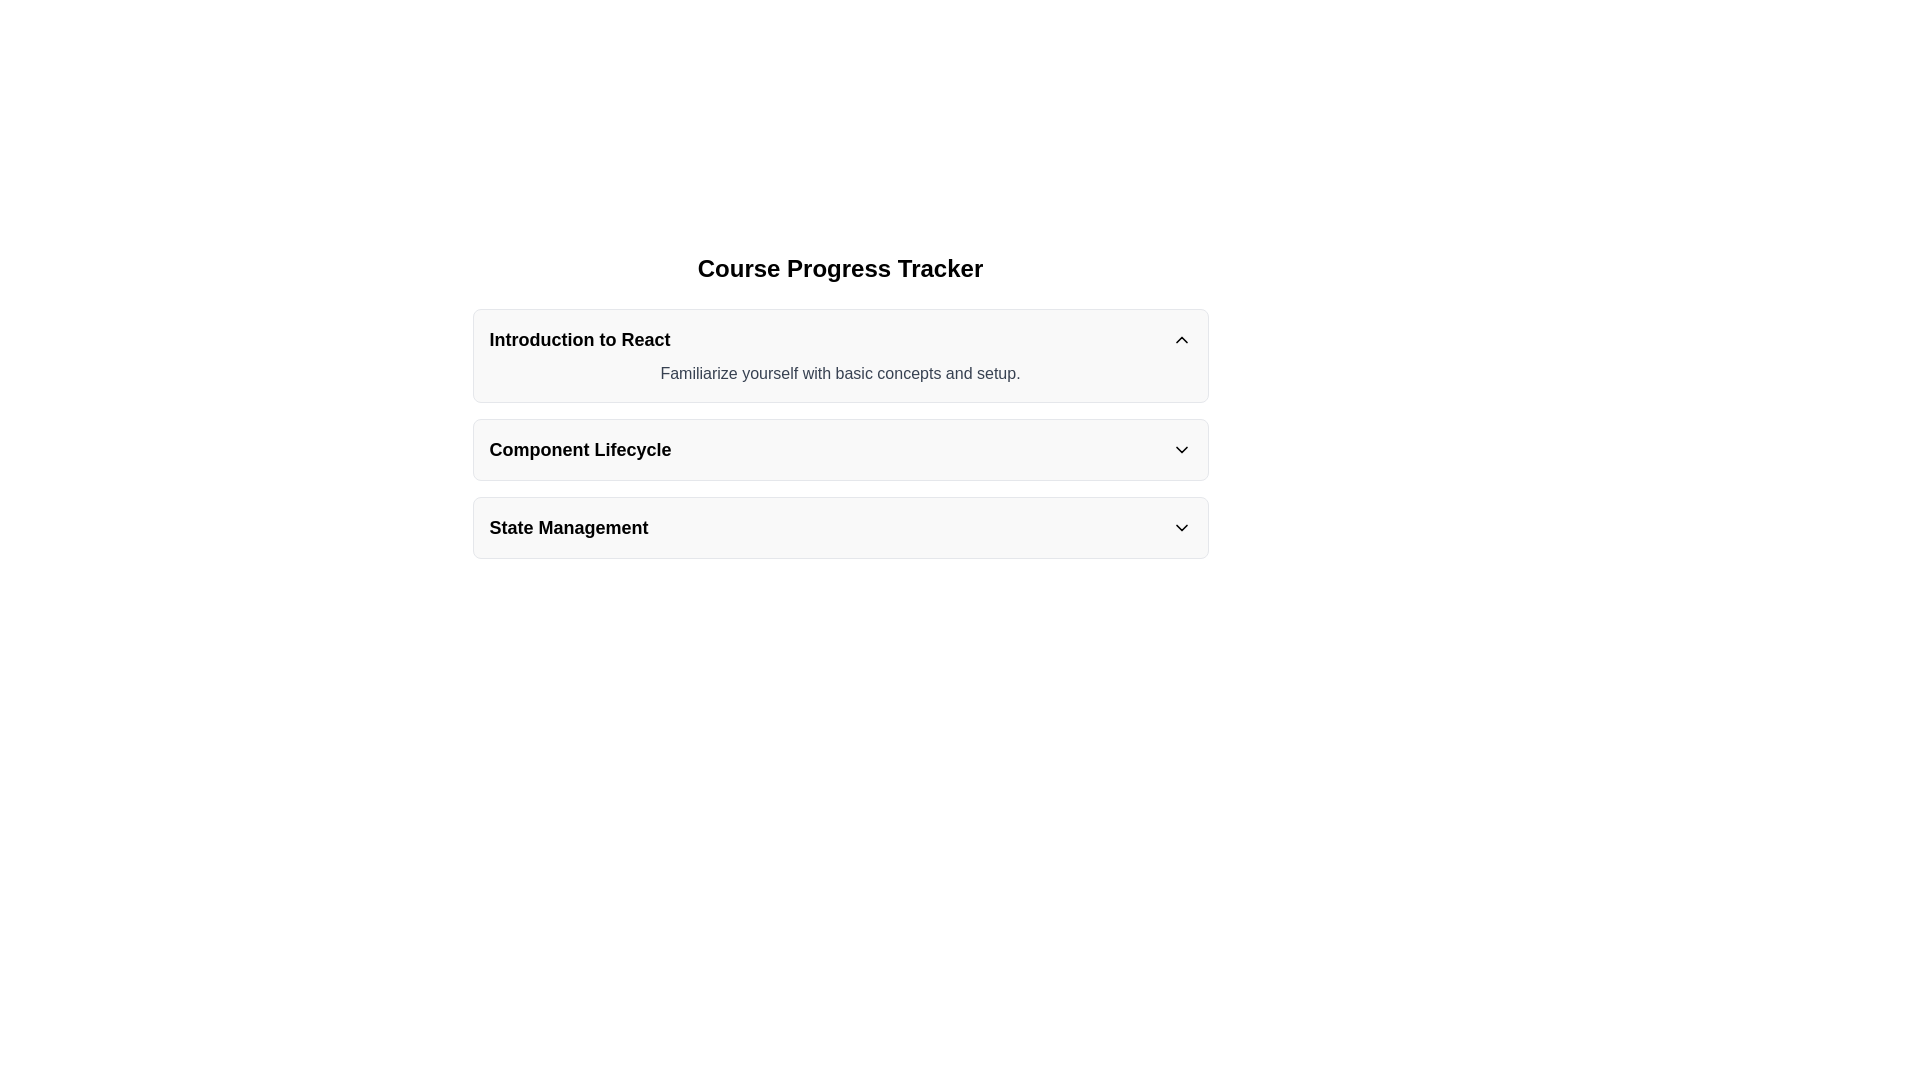 The height and width of the screenshot is (1080, 1920). I want to click on text content of the title element that serves as a heading for the collapsible section labeled 'Introduction to React', located towards the left side of the header-like structure, so click(579, 338).